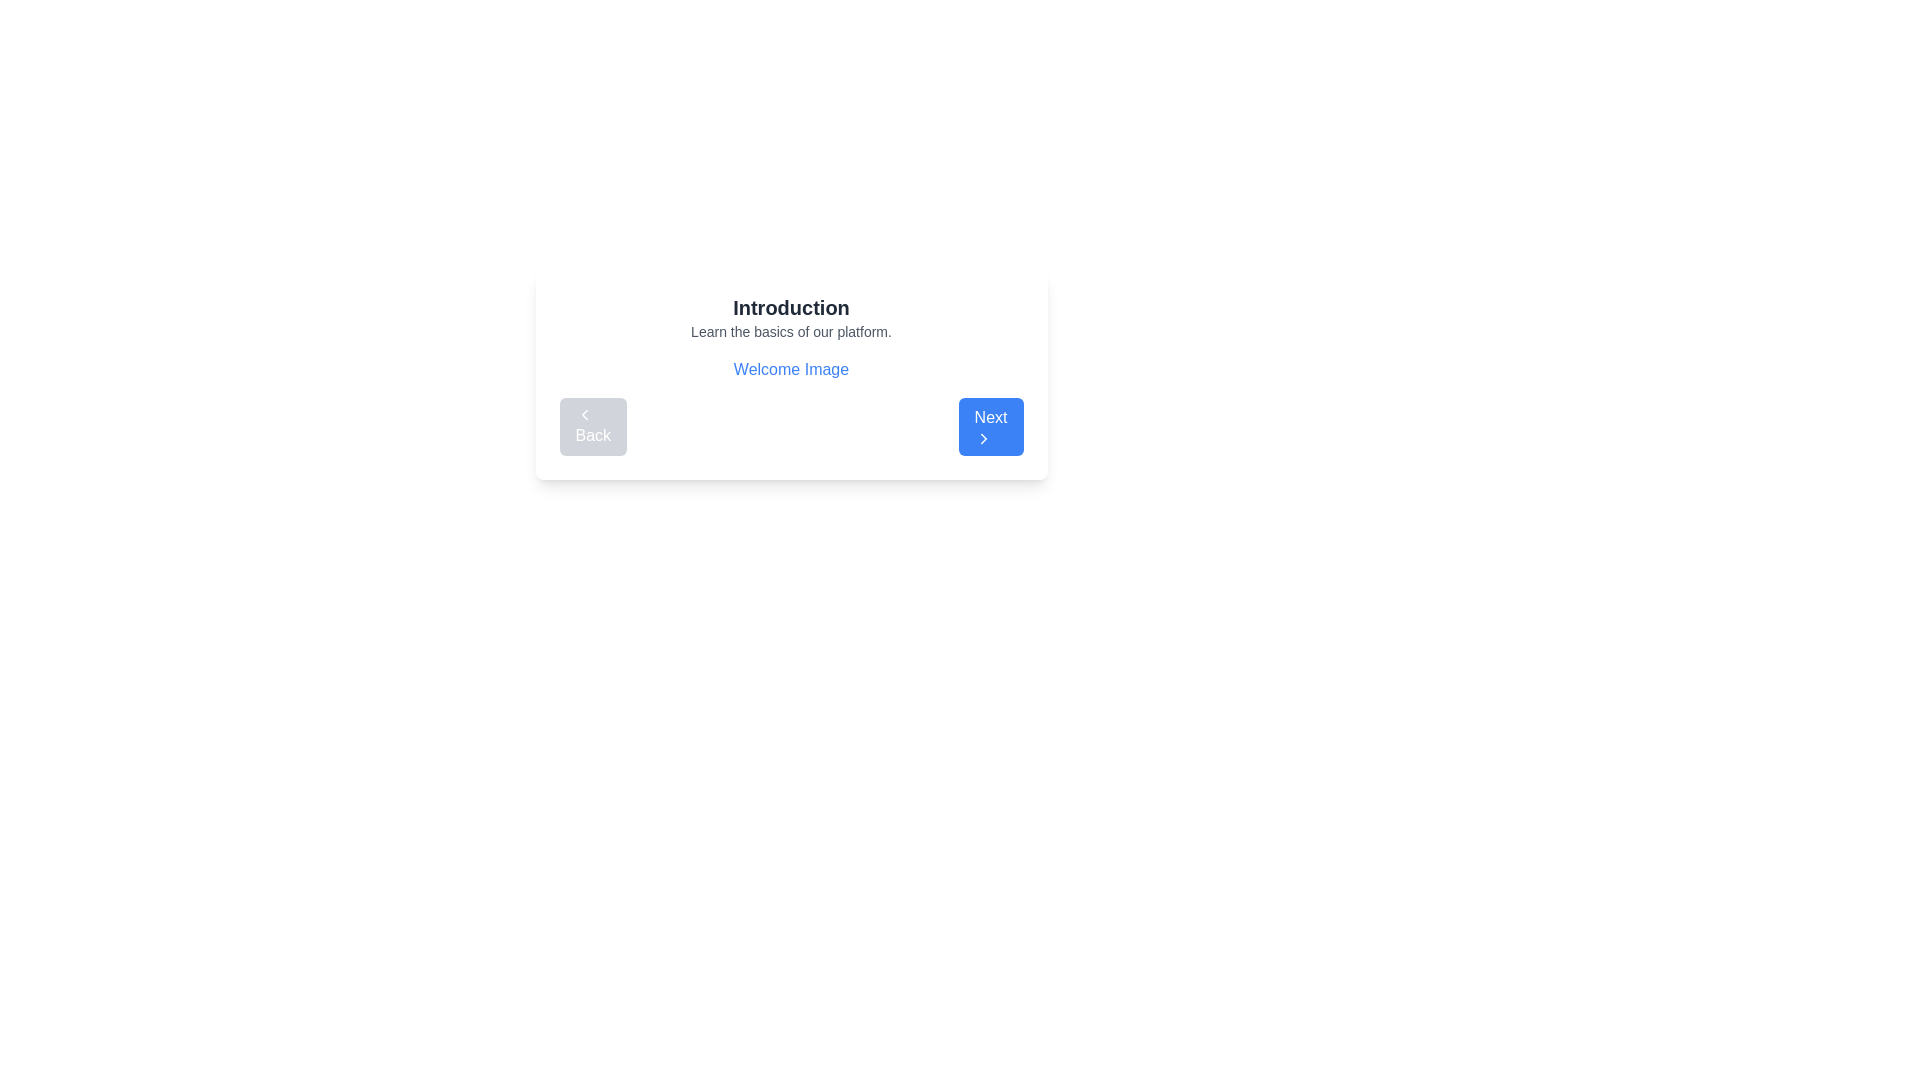 The width and height of the screenshot is (1920, 1080). What do you see at coordinates (991, 426) in the screenshot?
I see `the 'Next' button, which has a bold blue background and white text` at bounding box center [991, 426].